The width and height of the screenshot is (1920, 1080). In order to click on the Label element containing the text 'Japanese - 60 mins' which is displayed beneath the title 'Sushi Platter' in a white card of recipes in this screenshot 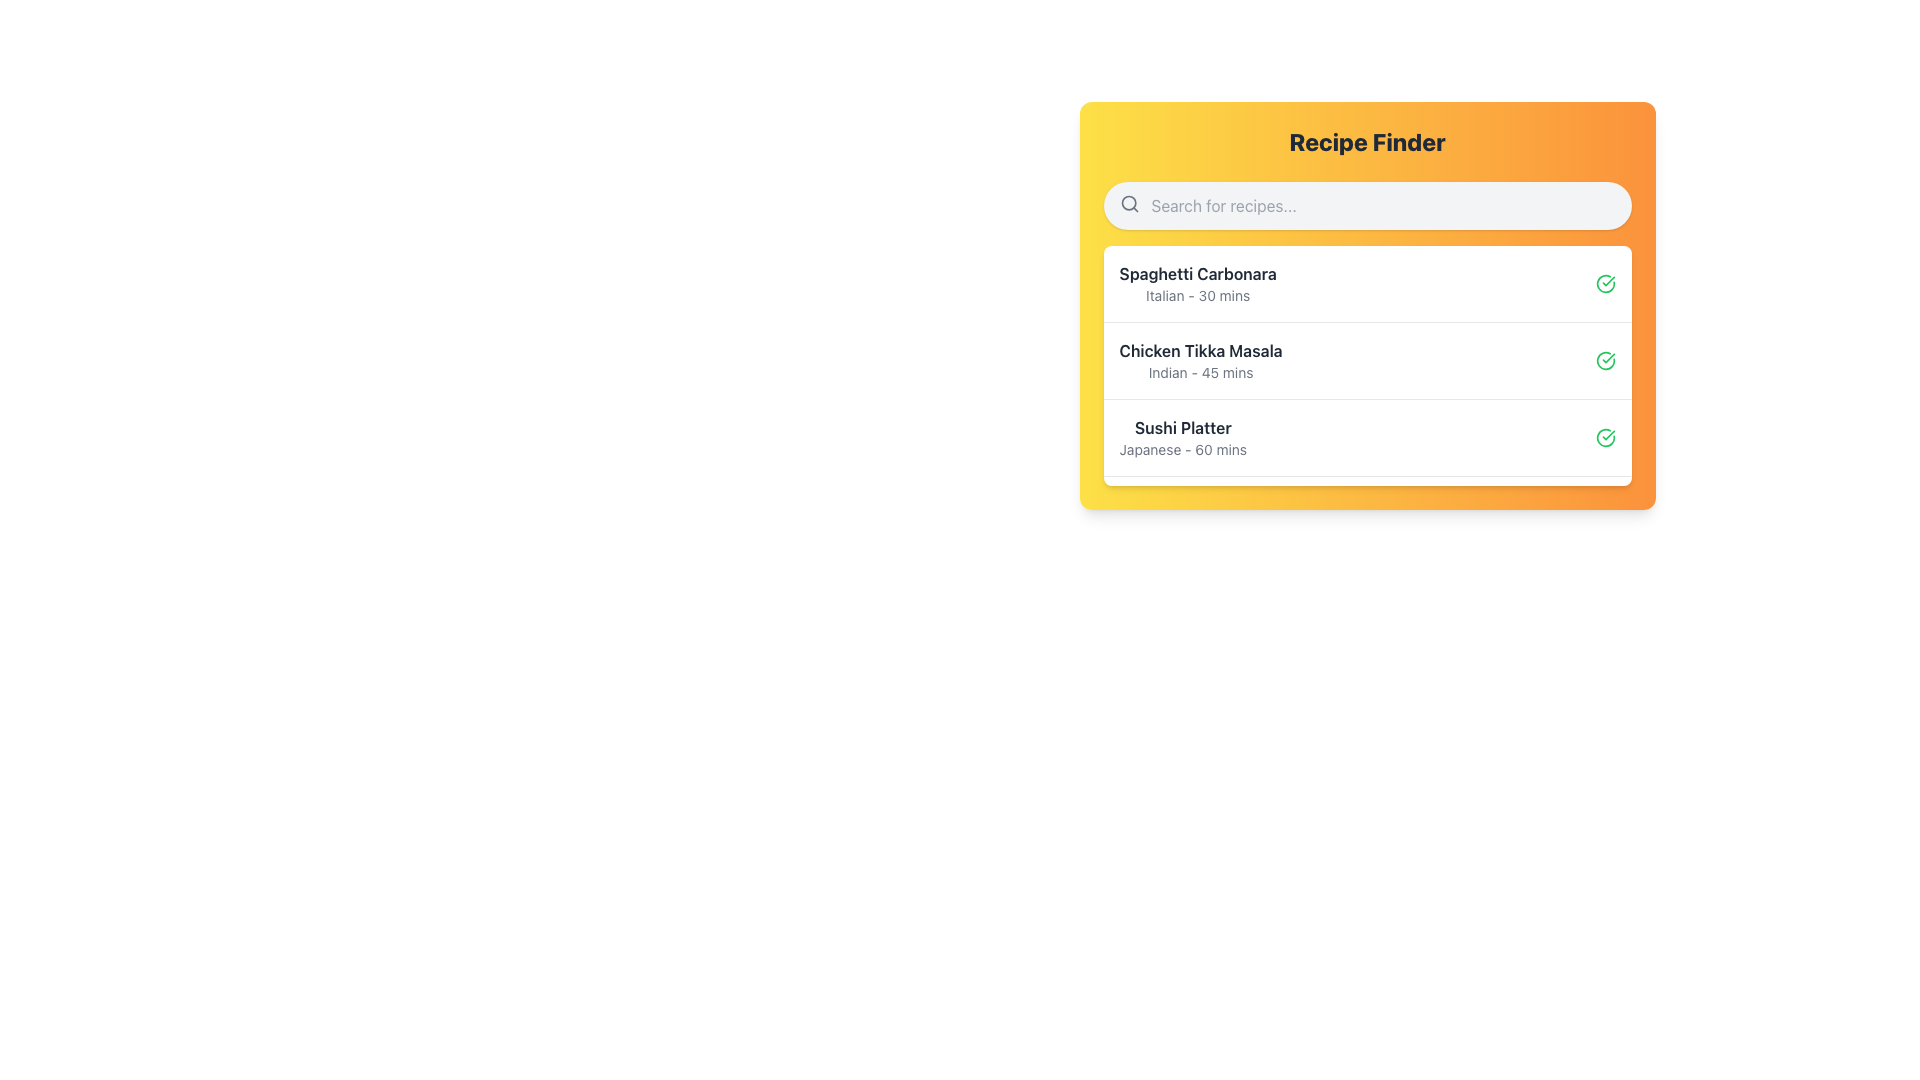, I will do `click(1183, 450)`.